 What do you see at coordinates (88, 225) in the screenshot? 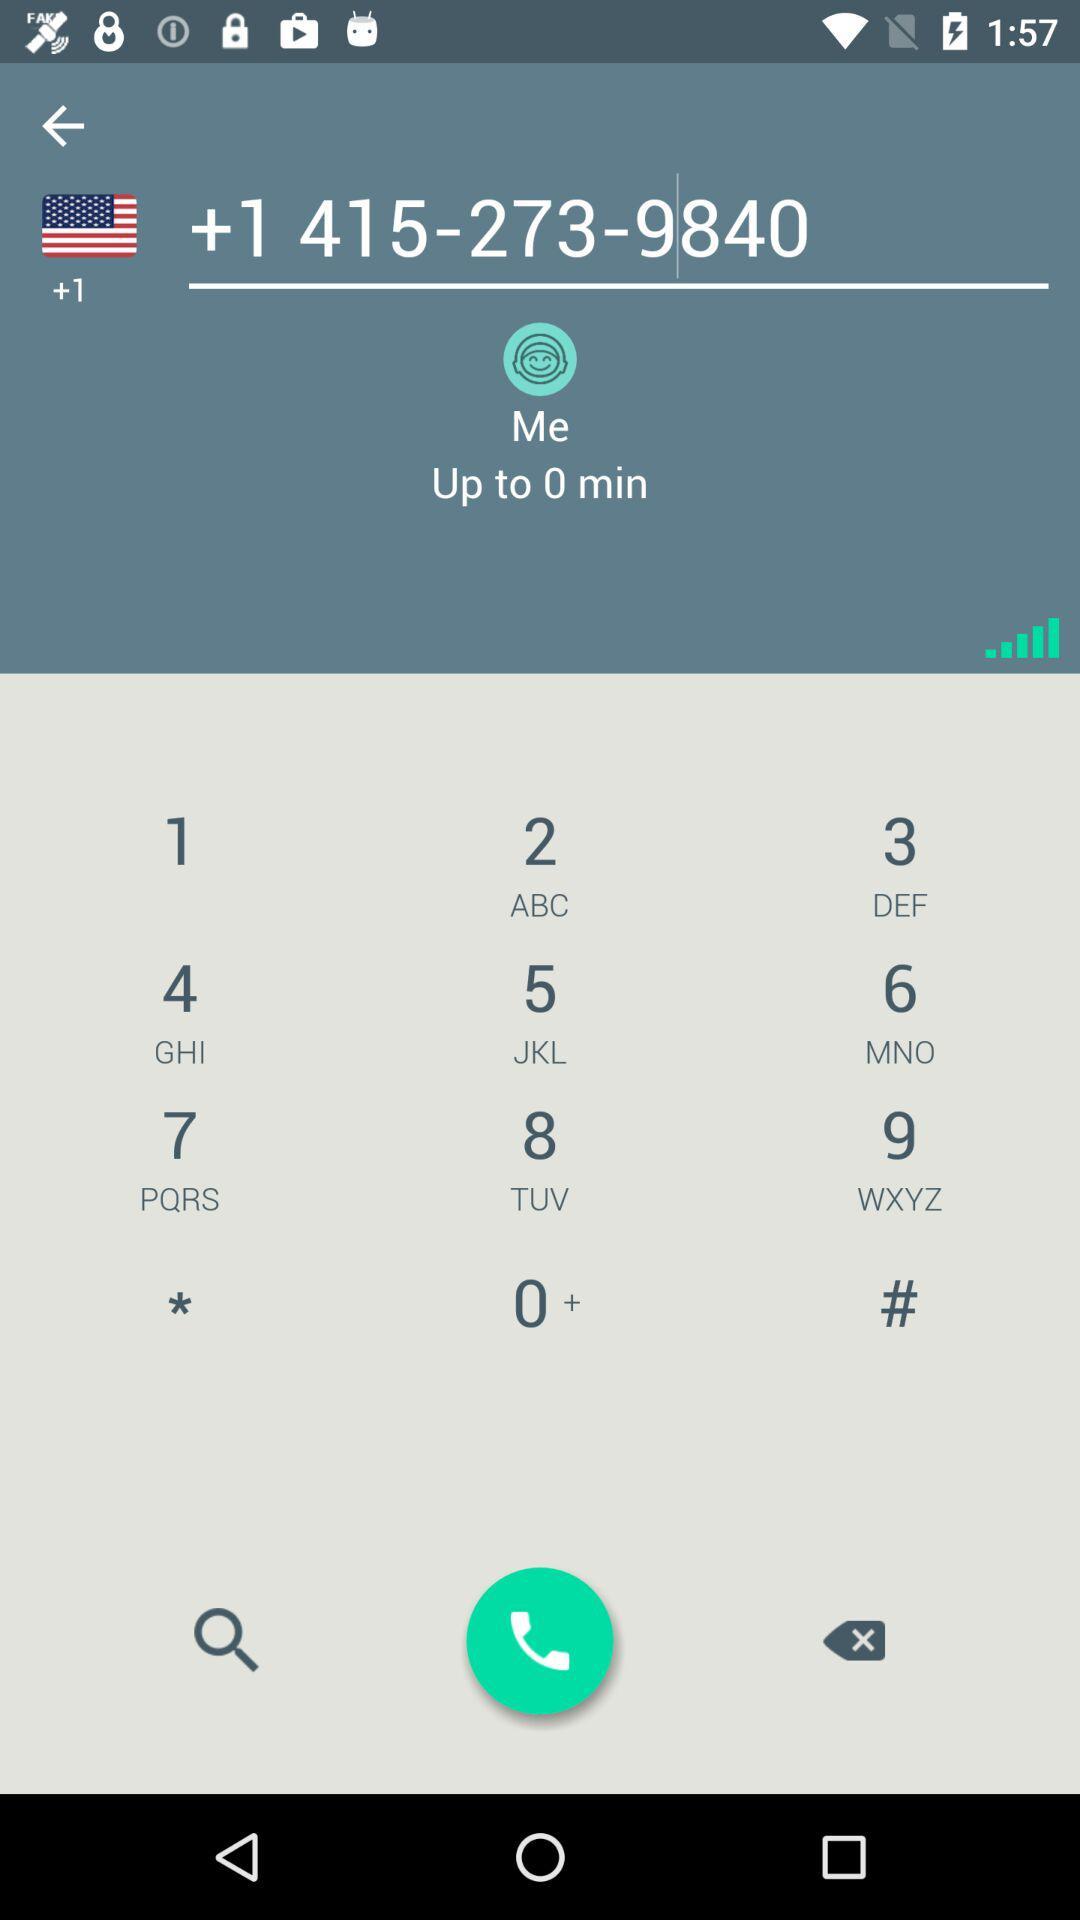
I see `country options` at bounding box center [88, 225].